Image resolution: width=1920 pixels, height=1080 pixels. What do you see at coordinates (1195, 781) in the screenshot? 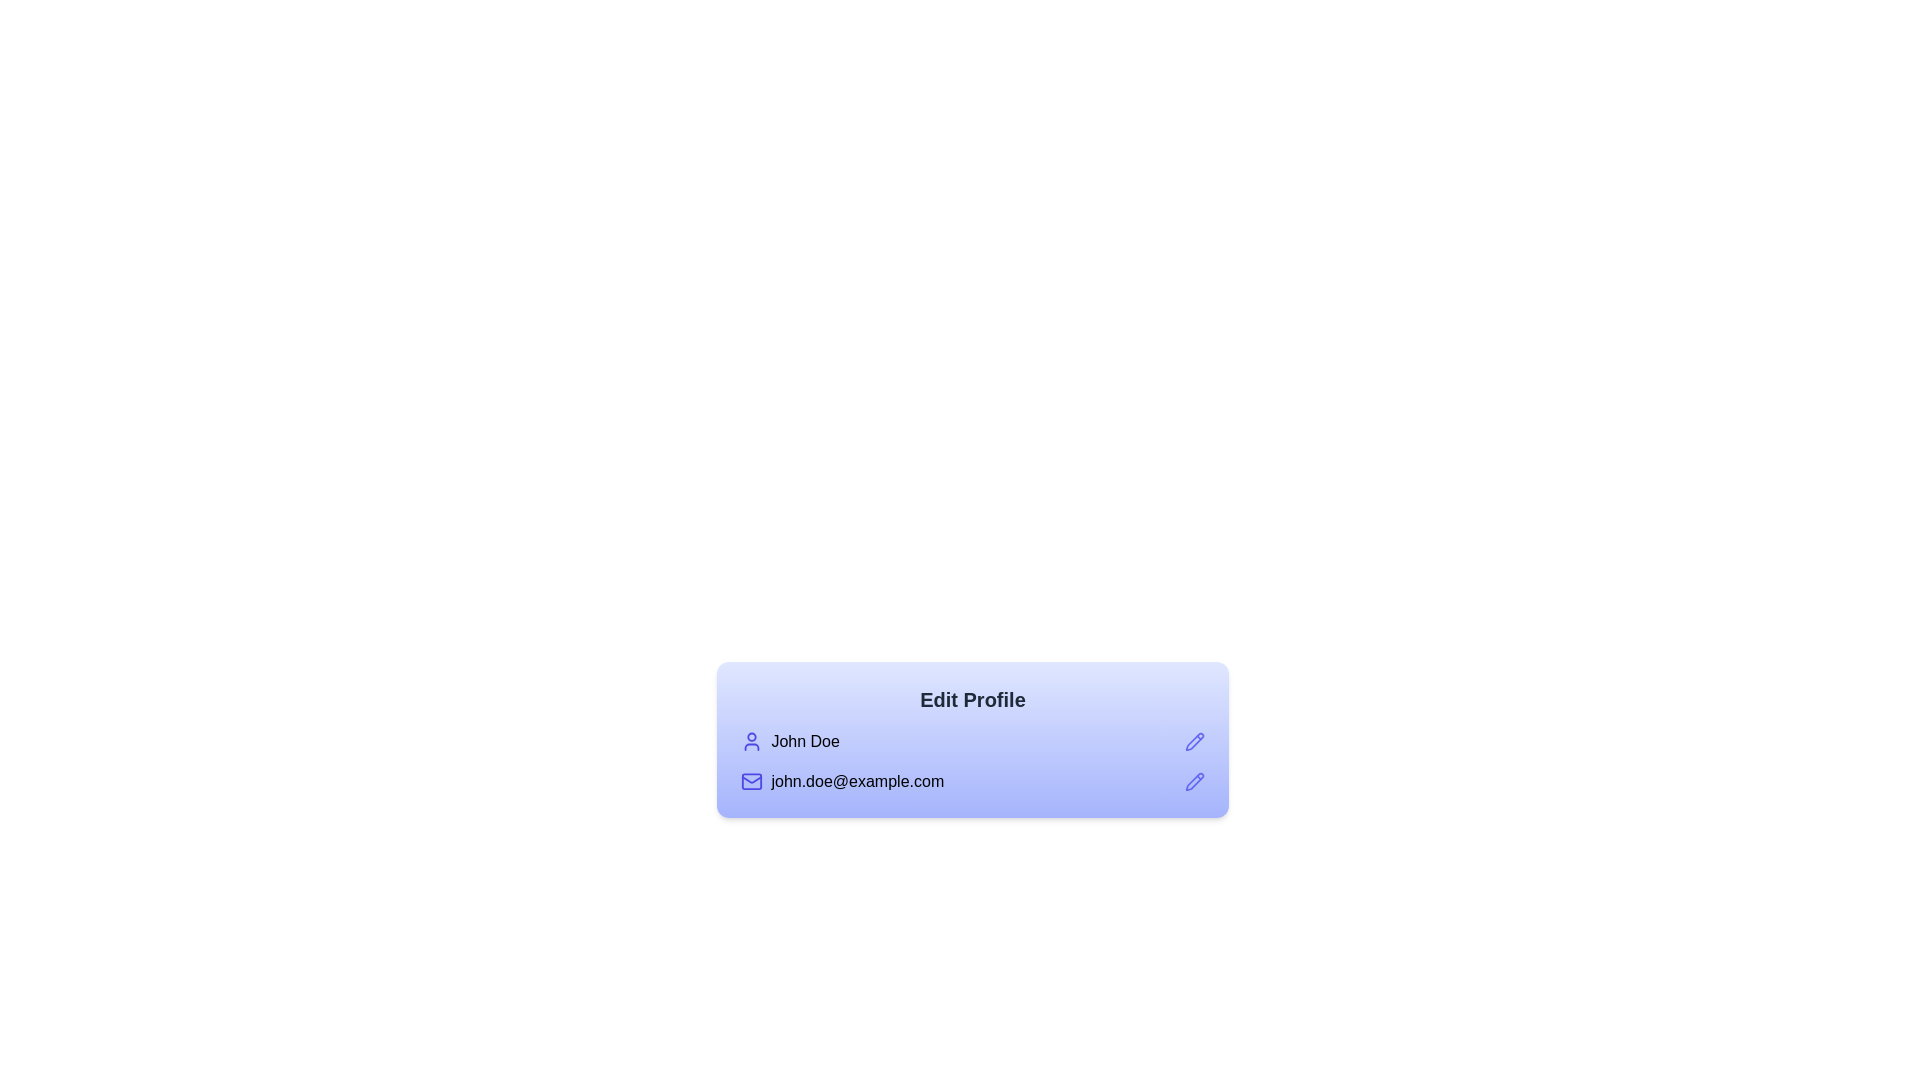
I see `the edit icon located at the bottom-right corner of the 'Edit Profile' panel to initiate the edit action` at bounding box center [1195, 781].